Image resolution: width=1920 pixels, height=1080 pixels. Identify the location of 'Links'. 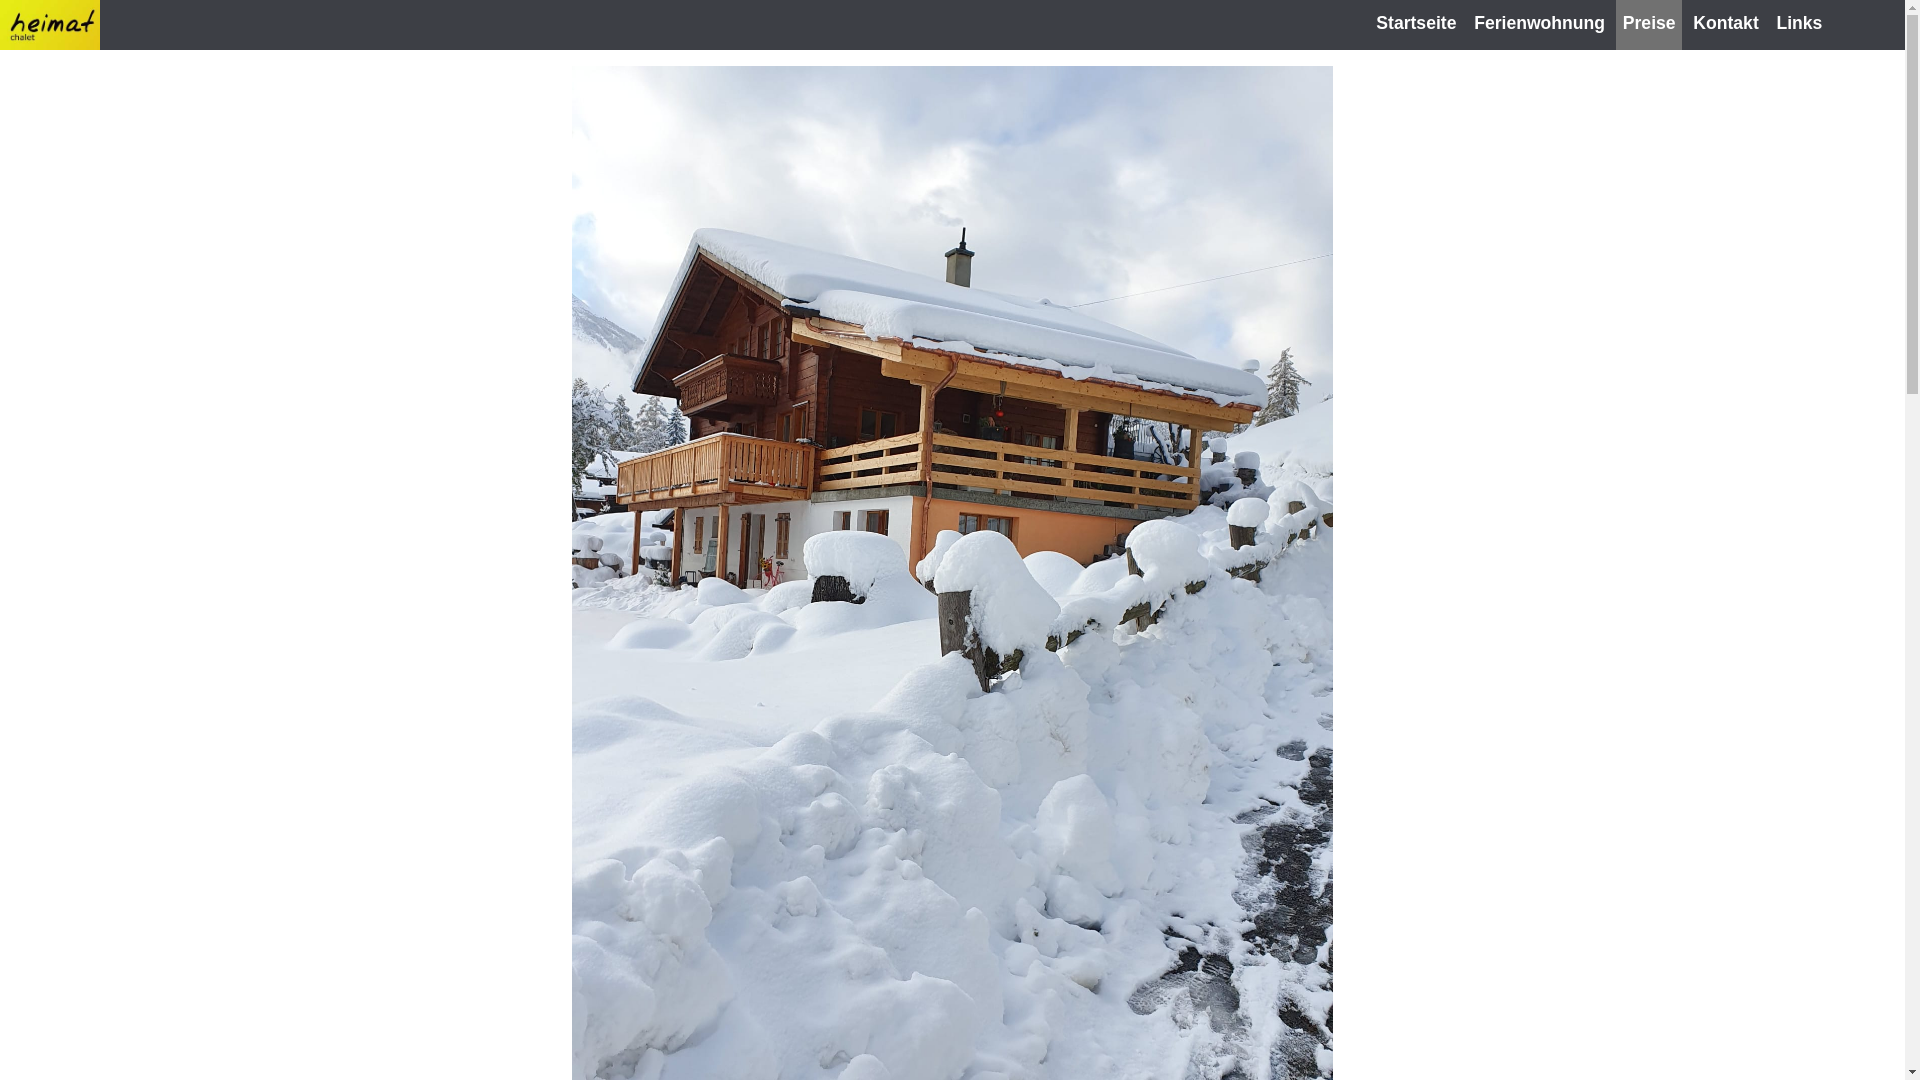
(1799, 23).